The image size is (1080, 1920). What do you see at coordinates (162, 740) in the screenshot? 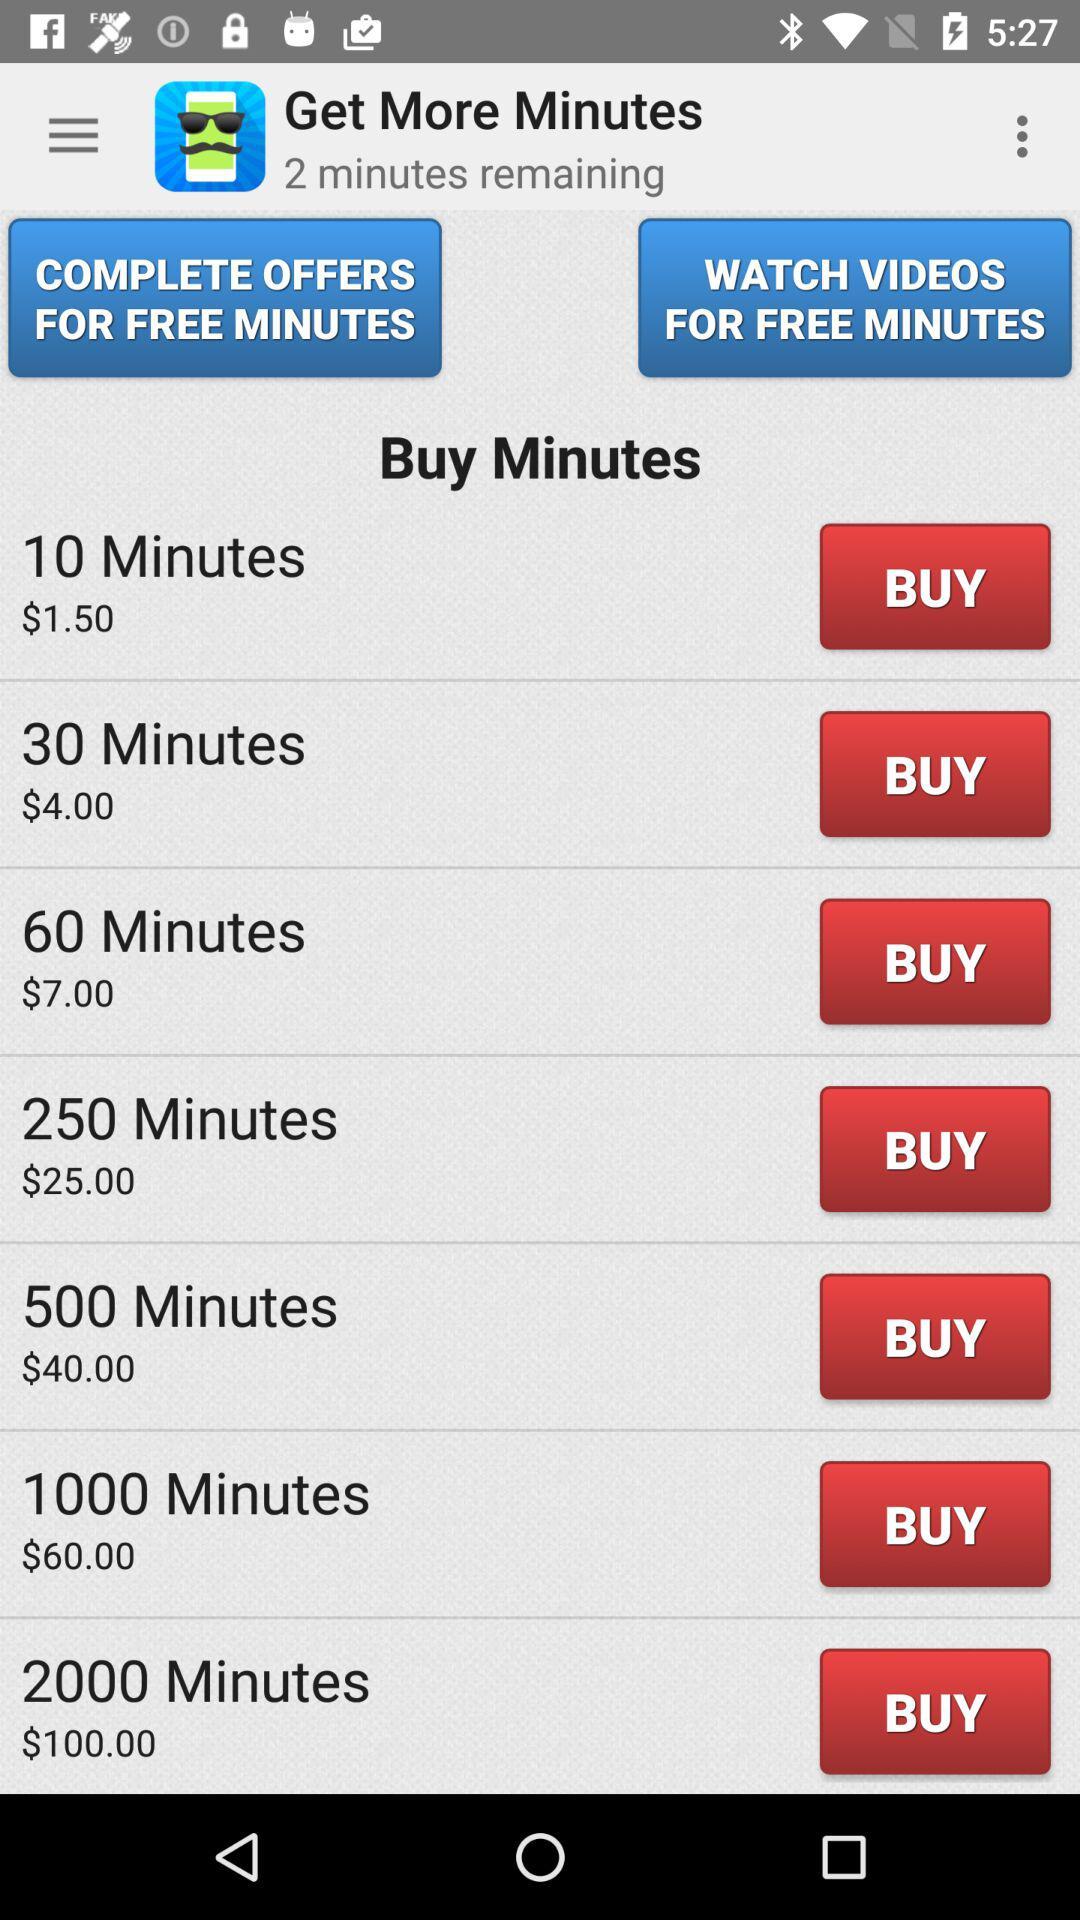
I see `the 30 minutes item` at bounding box center [162, 740].